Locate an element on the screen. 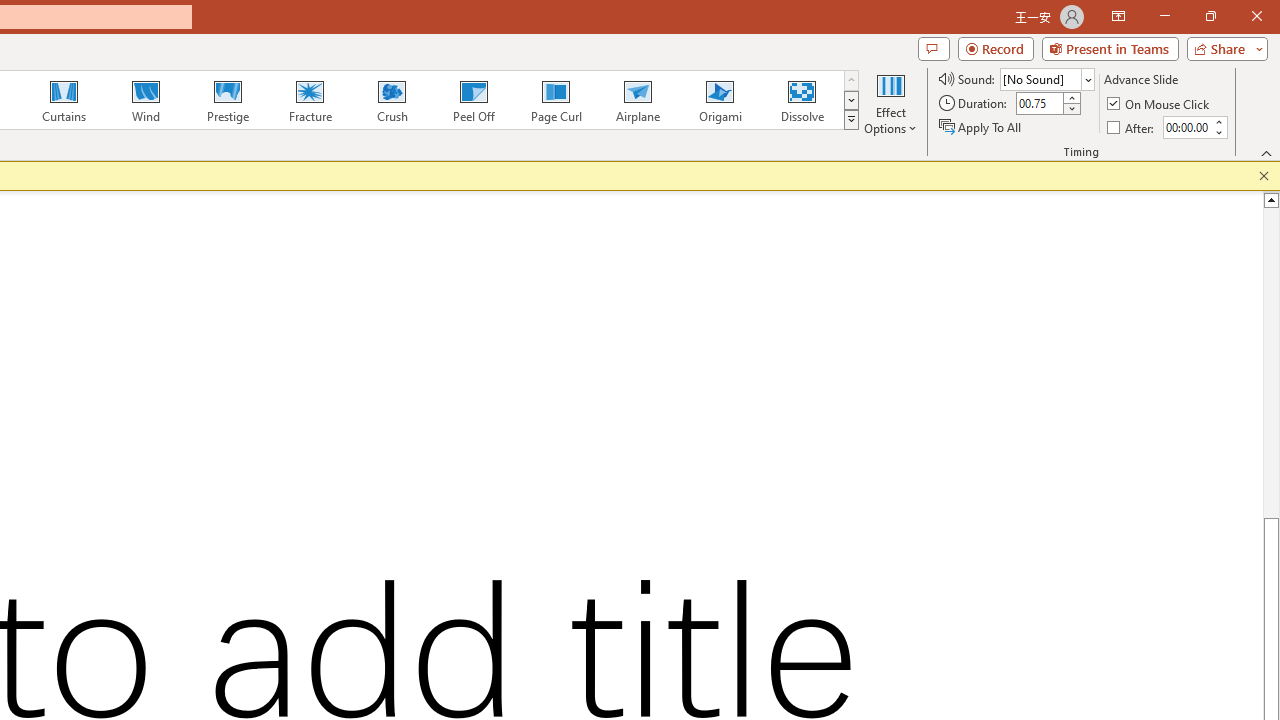 The image size is (1280, 720). 'Airplane' is located at coordinates (636, 100).